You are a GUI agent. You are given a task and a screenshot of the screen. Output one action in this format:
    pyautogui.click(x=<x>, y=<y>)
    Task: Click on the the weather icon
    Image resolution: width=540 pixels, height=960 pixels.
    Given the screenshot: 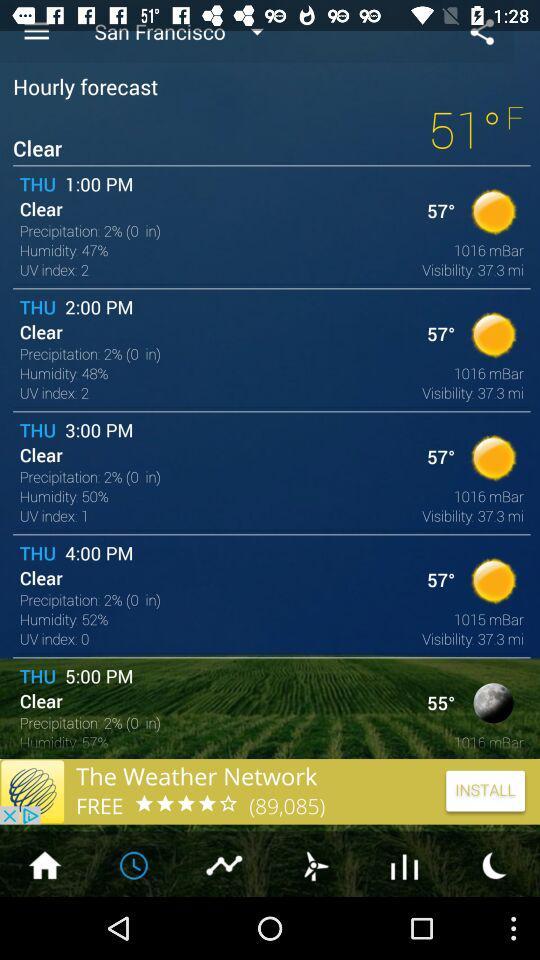 What is the action you would take?
    pyautogui.click(x=494, y=925)
    